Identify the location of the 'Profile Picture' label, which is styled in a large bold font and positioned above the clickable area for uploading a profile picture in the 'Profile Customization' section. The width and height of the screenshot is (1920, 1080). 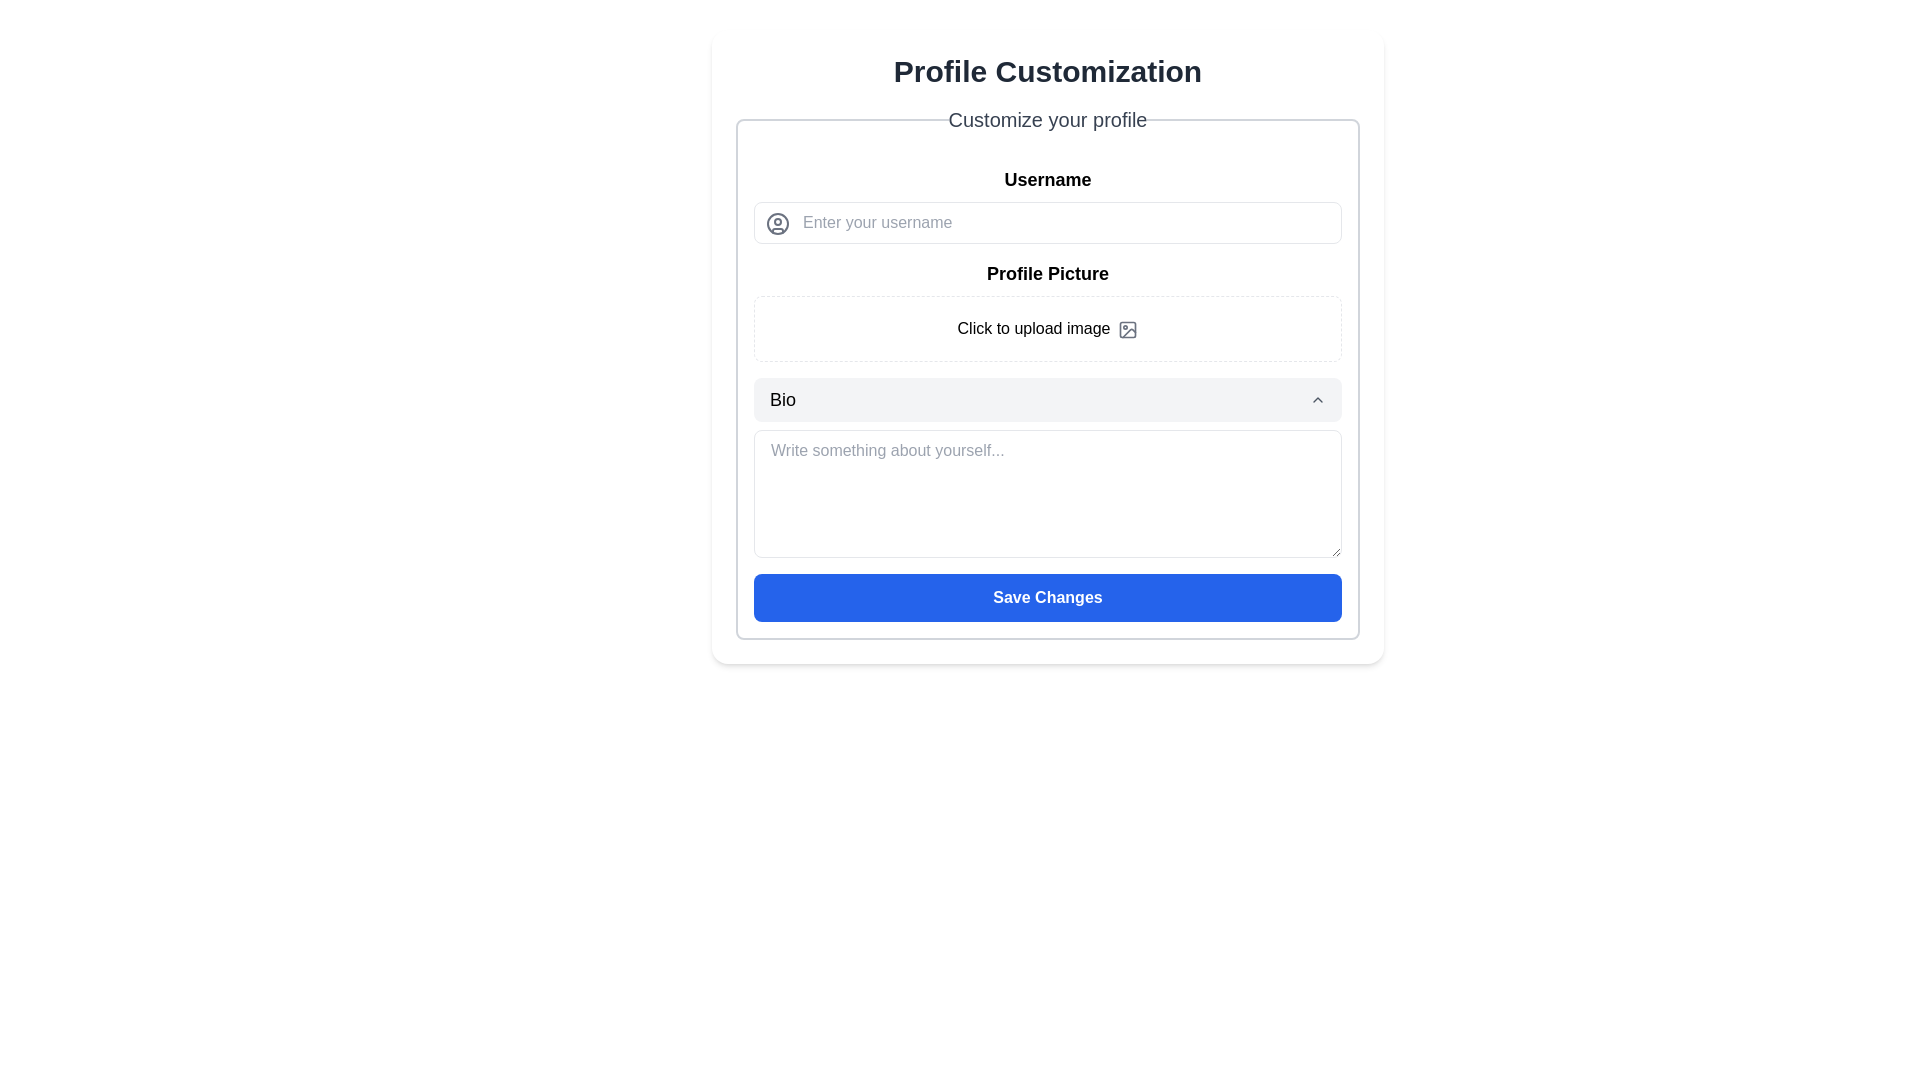
(1046, 273).